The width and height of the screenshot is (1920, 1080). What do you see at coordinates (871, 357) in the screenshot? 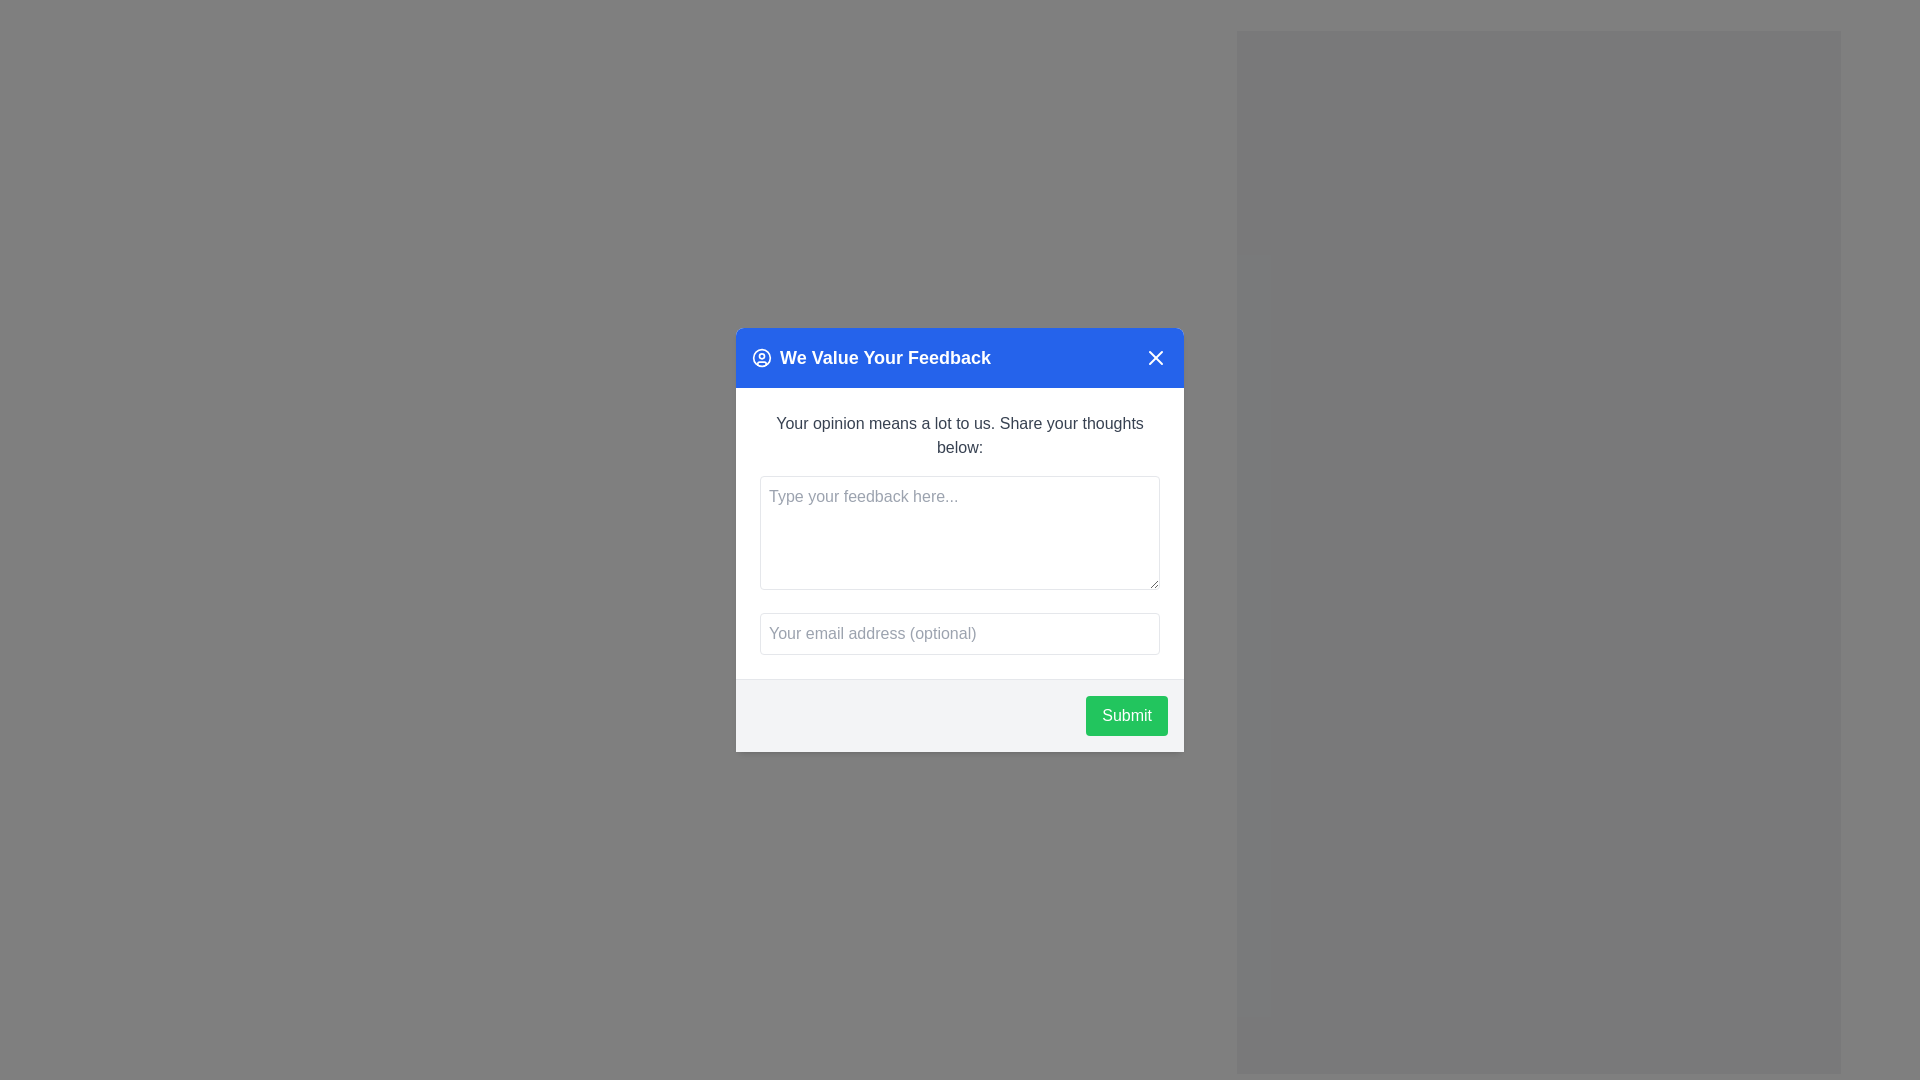
I see `the header text 'We Value Your Feedback' with the accompanying circular user figure icon, located in the blue header section of the popup modal` at bounding box center [871, 357].